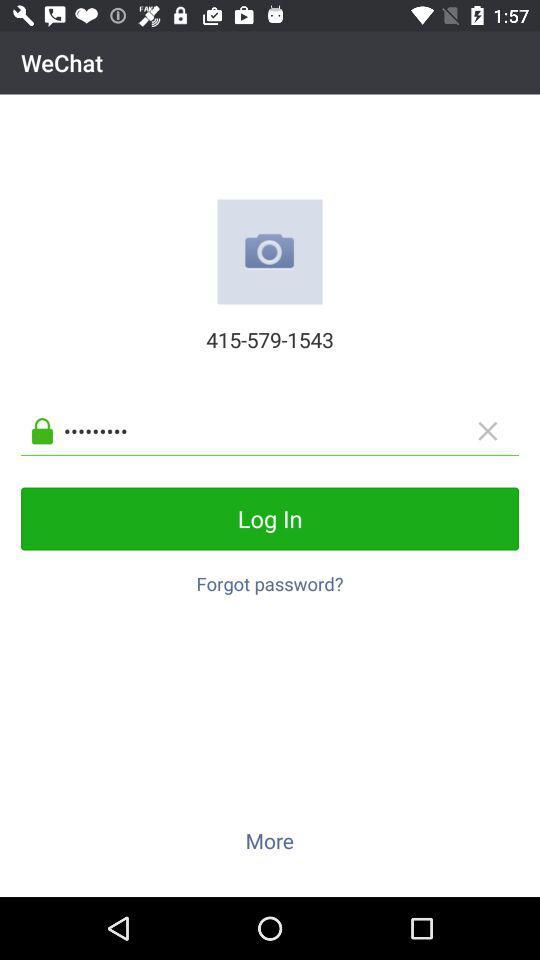  What do you see at coordinates (270, 578) in the screenshot?
I see `the forgot password? item` at bounding box center [270, 578].